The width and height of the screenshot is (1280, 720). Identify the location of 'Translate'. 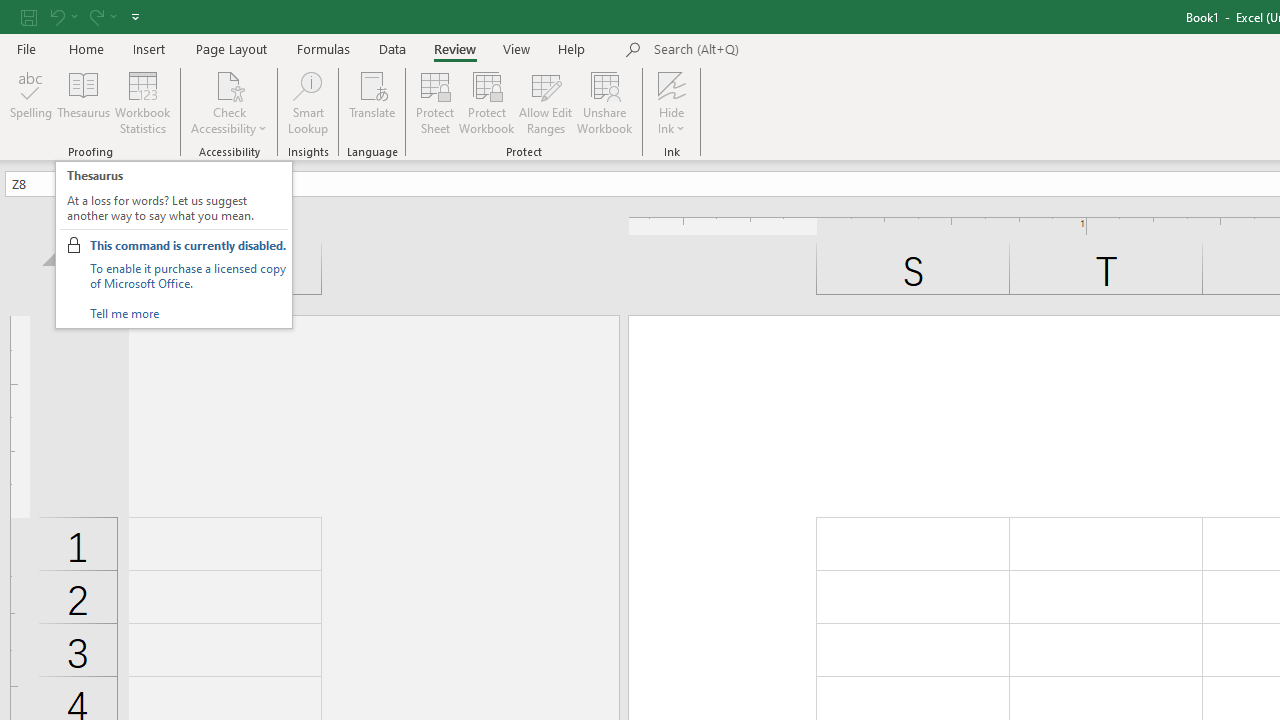
(372, 103).